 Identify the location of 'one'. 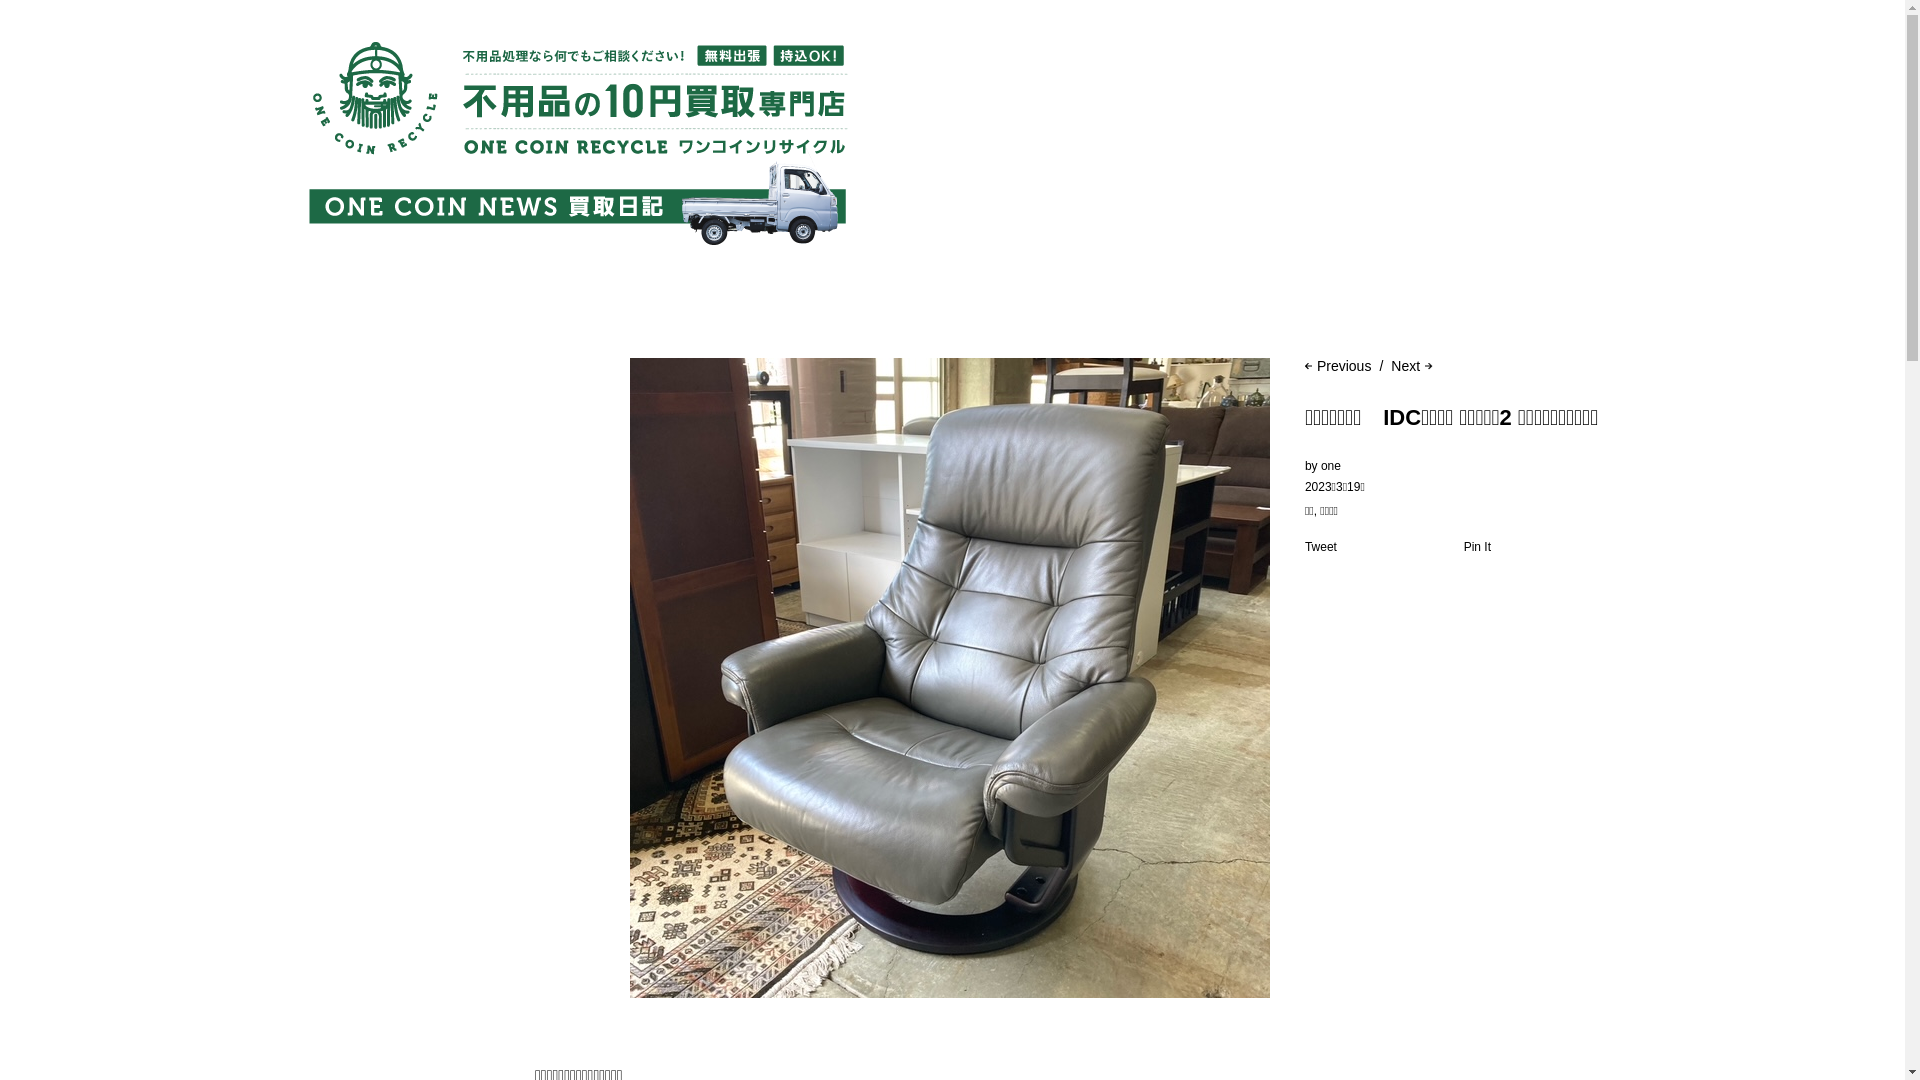
(1330, 466).